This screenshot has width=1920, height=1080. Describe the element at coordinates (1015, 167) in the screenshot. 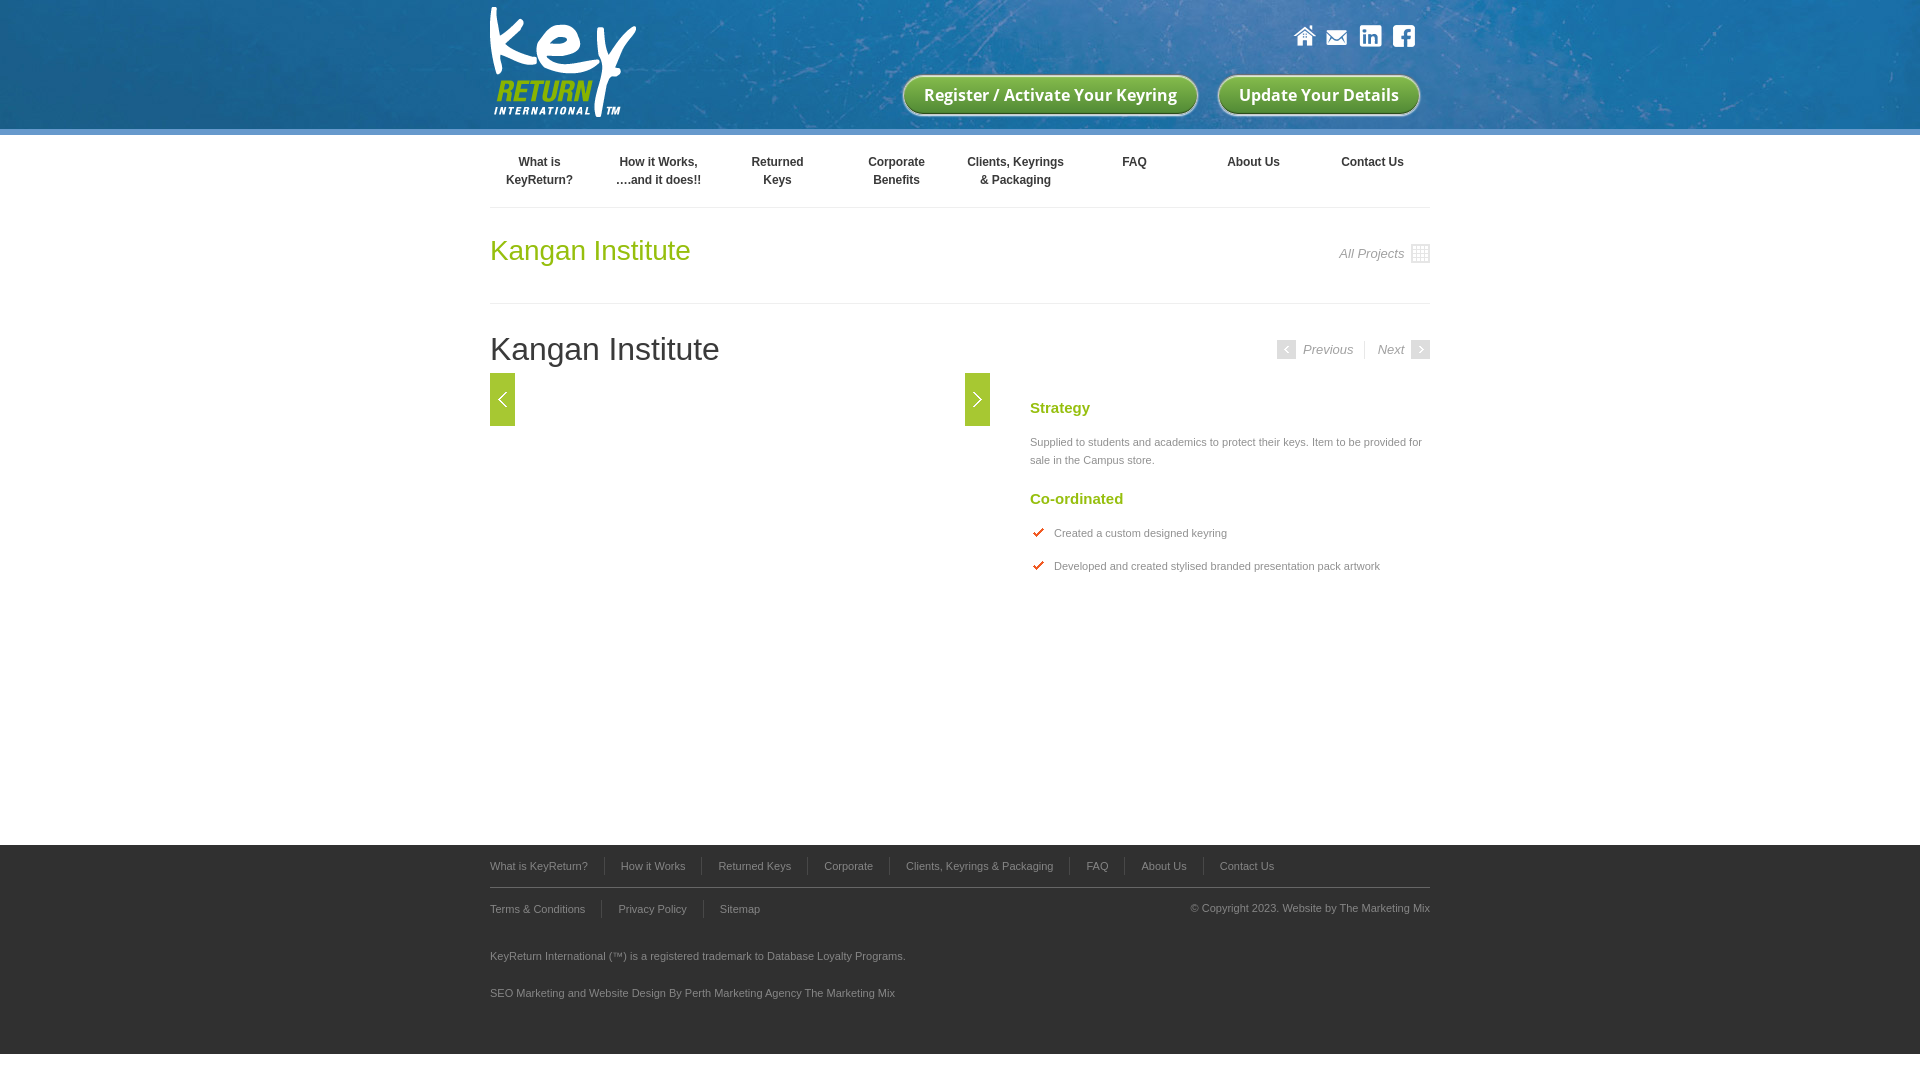

I see `'Clients, Keyrings` at that location.